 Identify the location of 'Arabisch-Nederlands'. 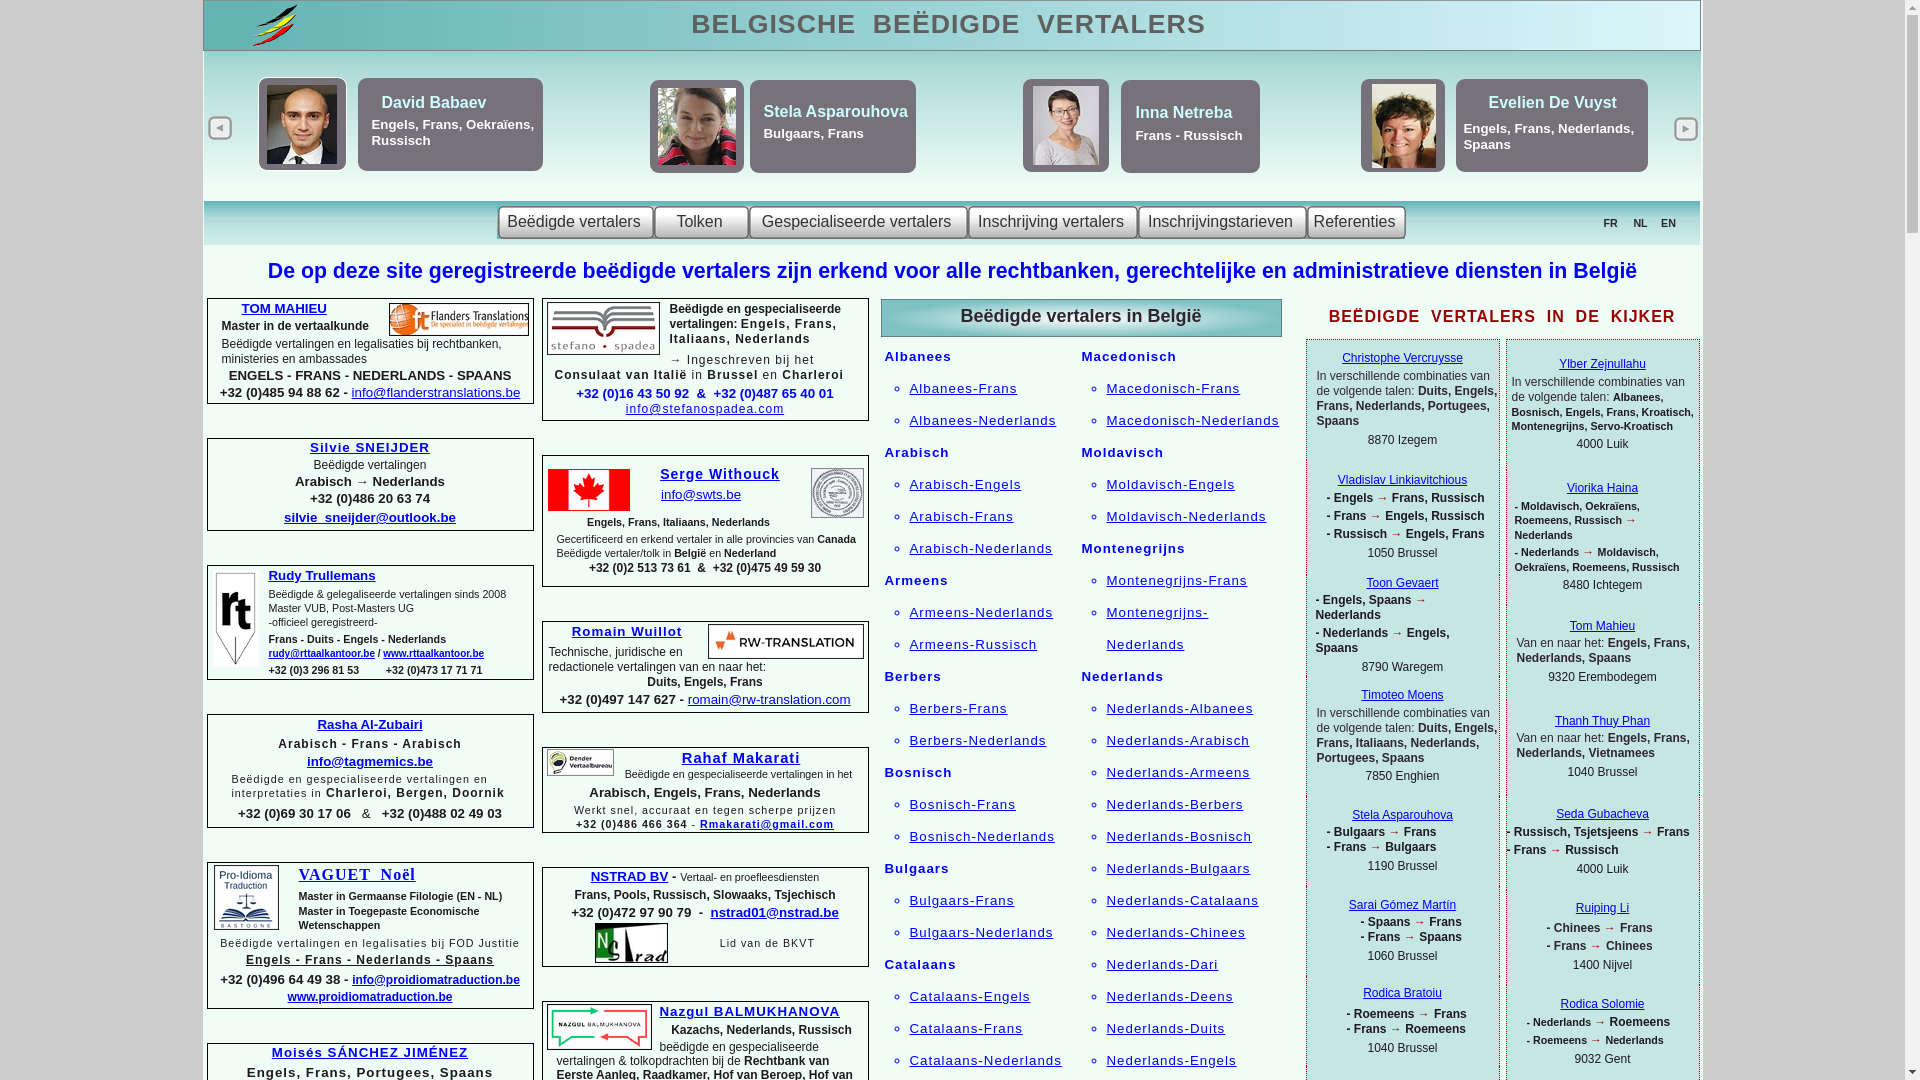
(981, 548).